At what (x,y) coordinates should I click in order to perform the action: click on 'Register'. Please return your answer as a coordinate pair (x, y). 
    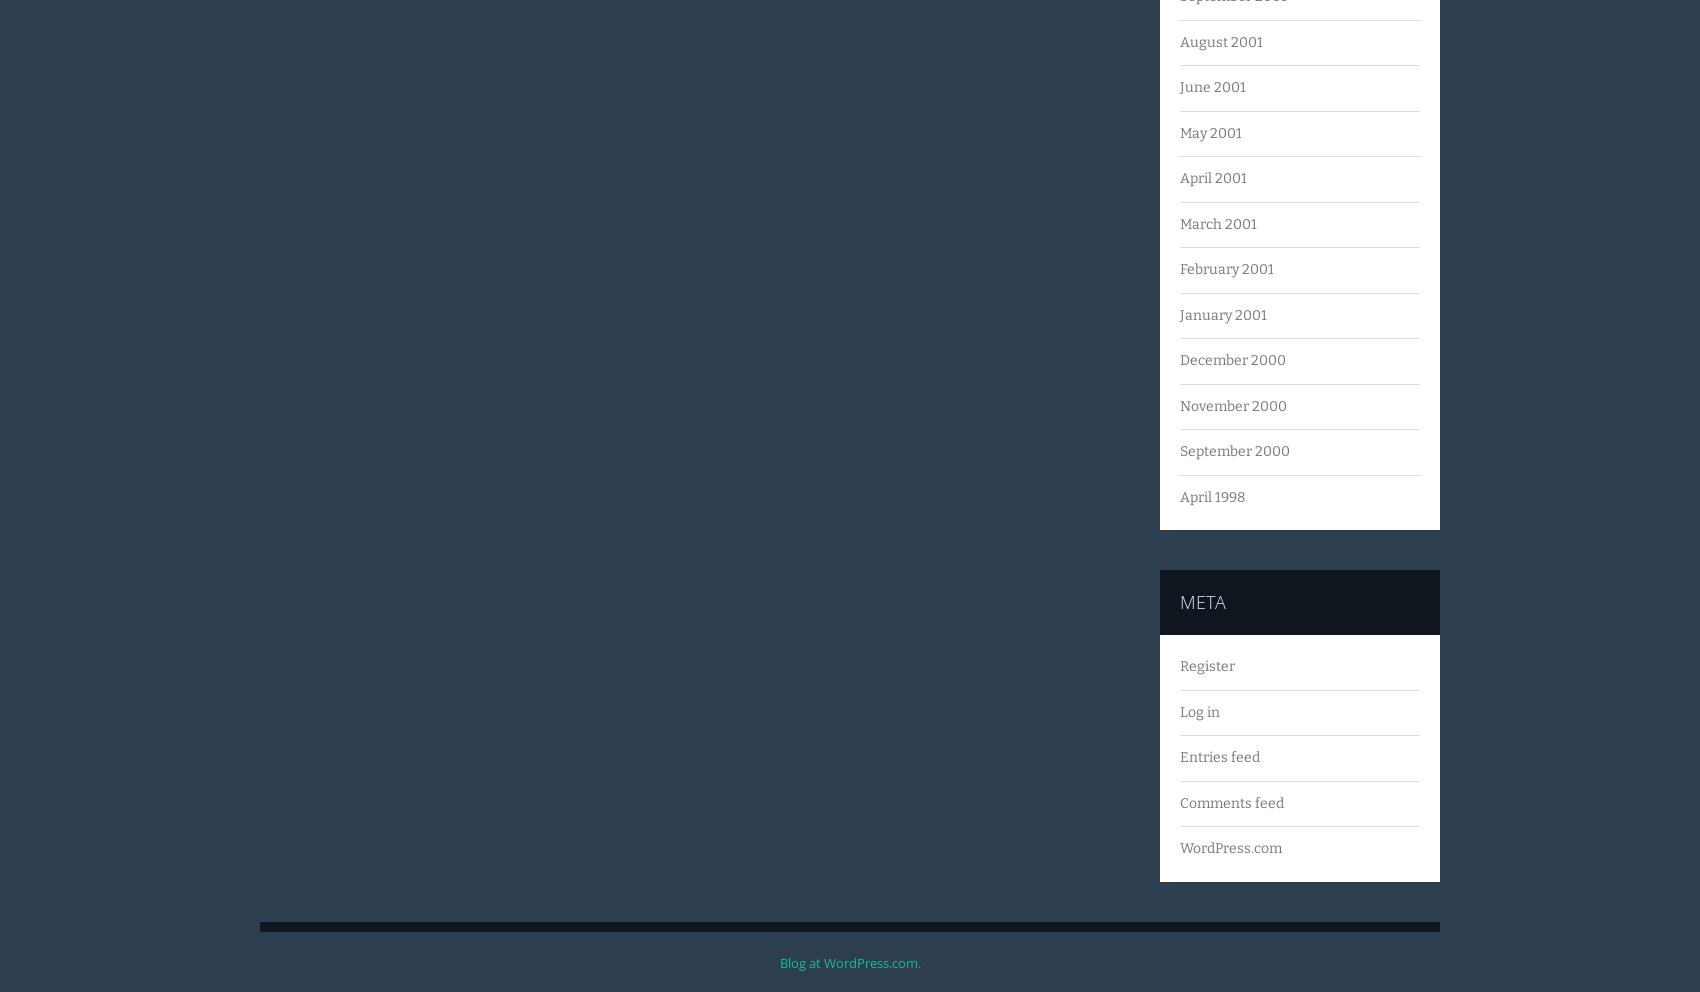
    Looking at the image, I should click on (1178, 665).